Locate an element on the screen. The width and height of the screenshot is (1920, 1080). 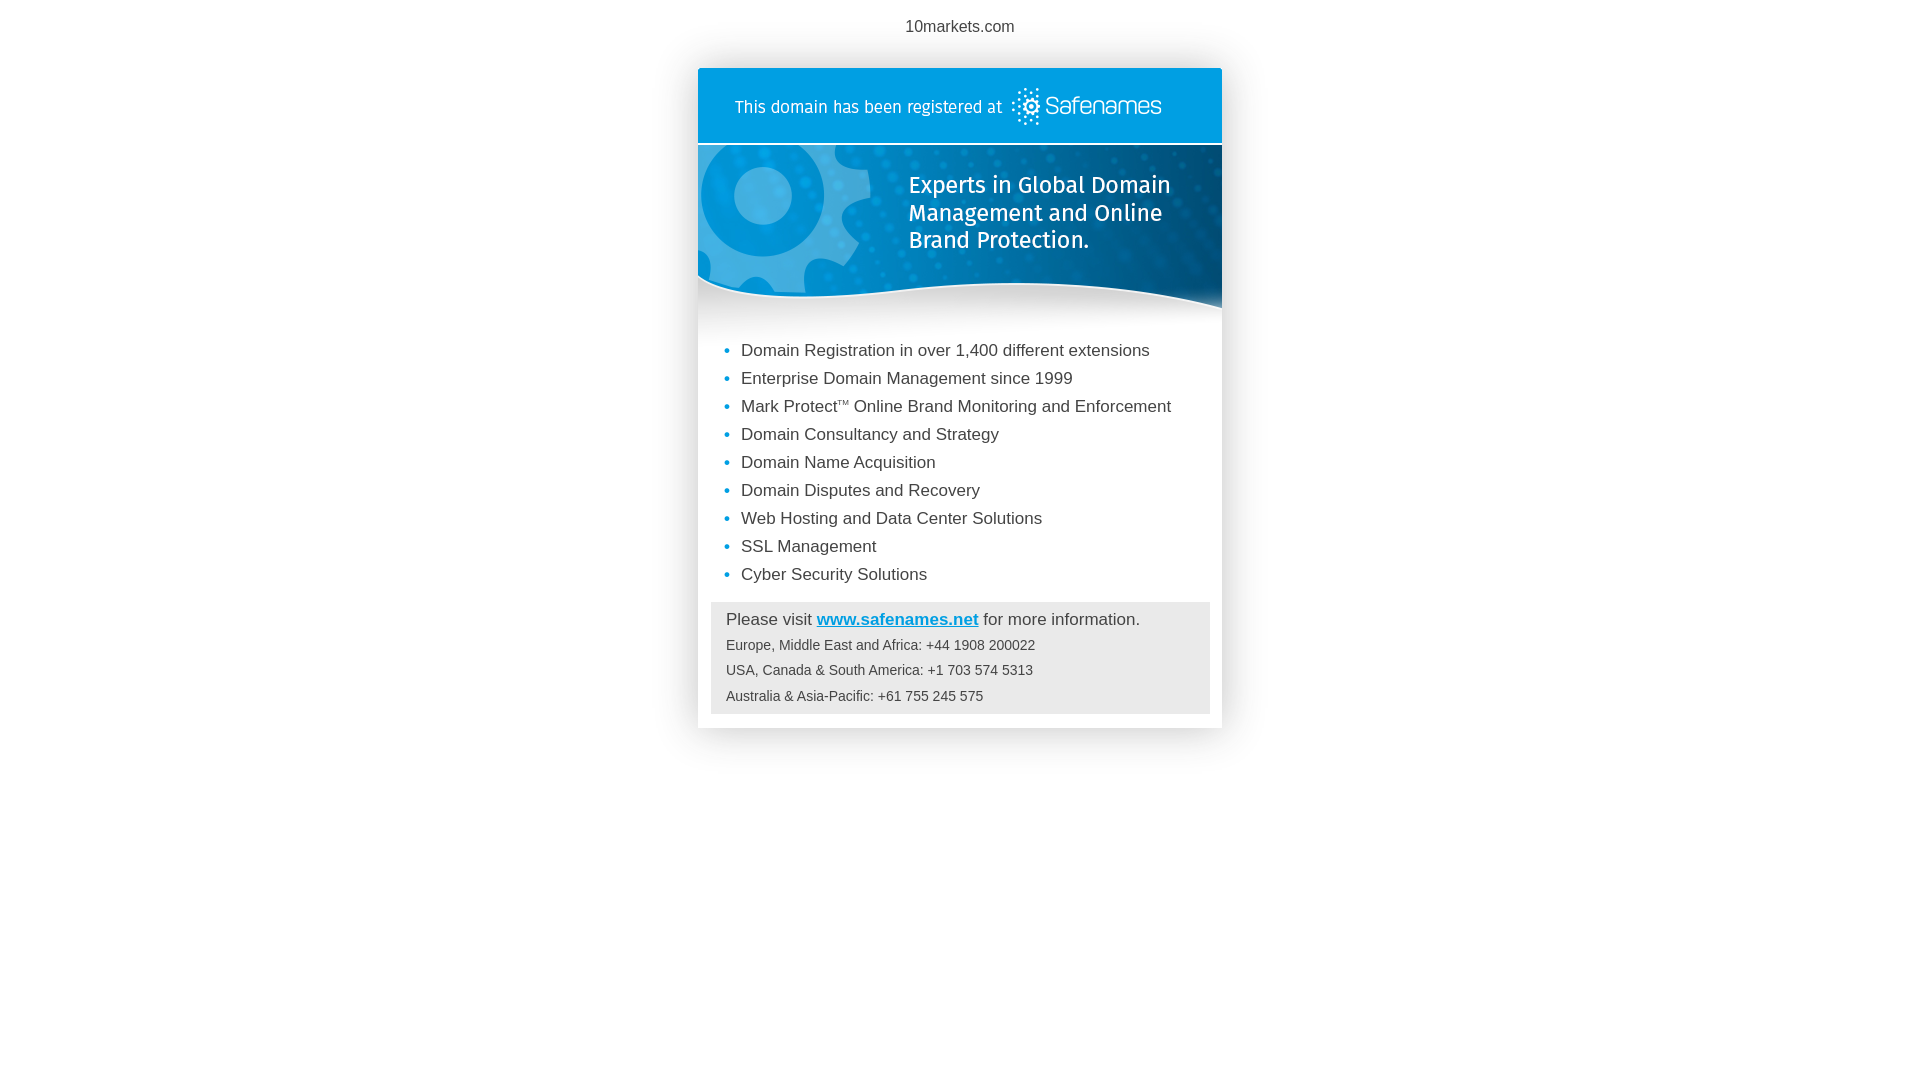
'www.safenames.net' is located at coordinates (896, 618).